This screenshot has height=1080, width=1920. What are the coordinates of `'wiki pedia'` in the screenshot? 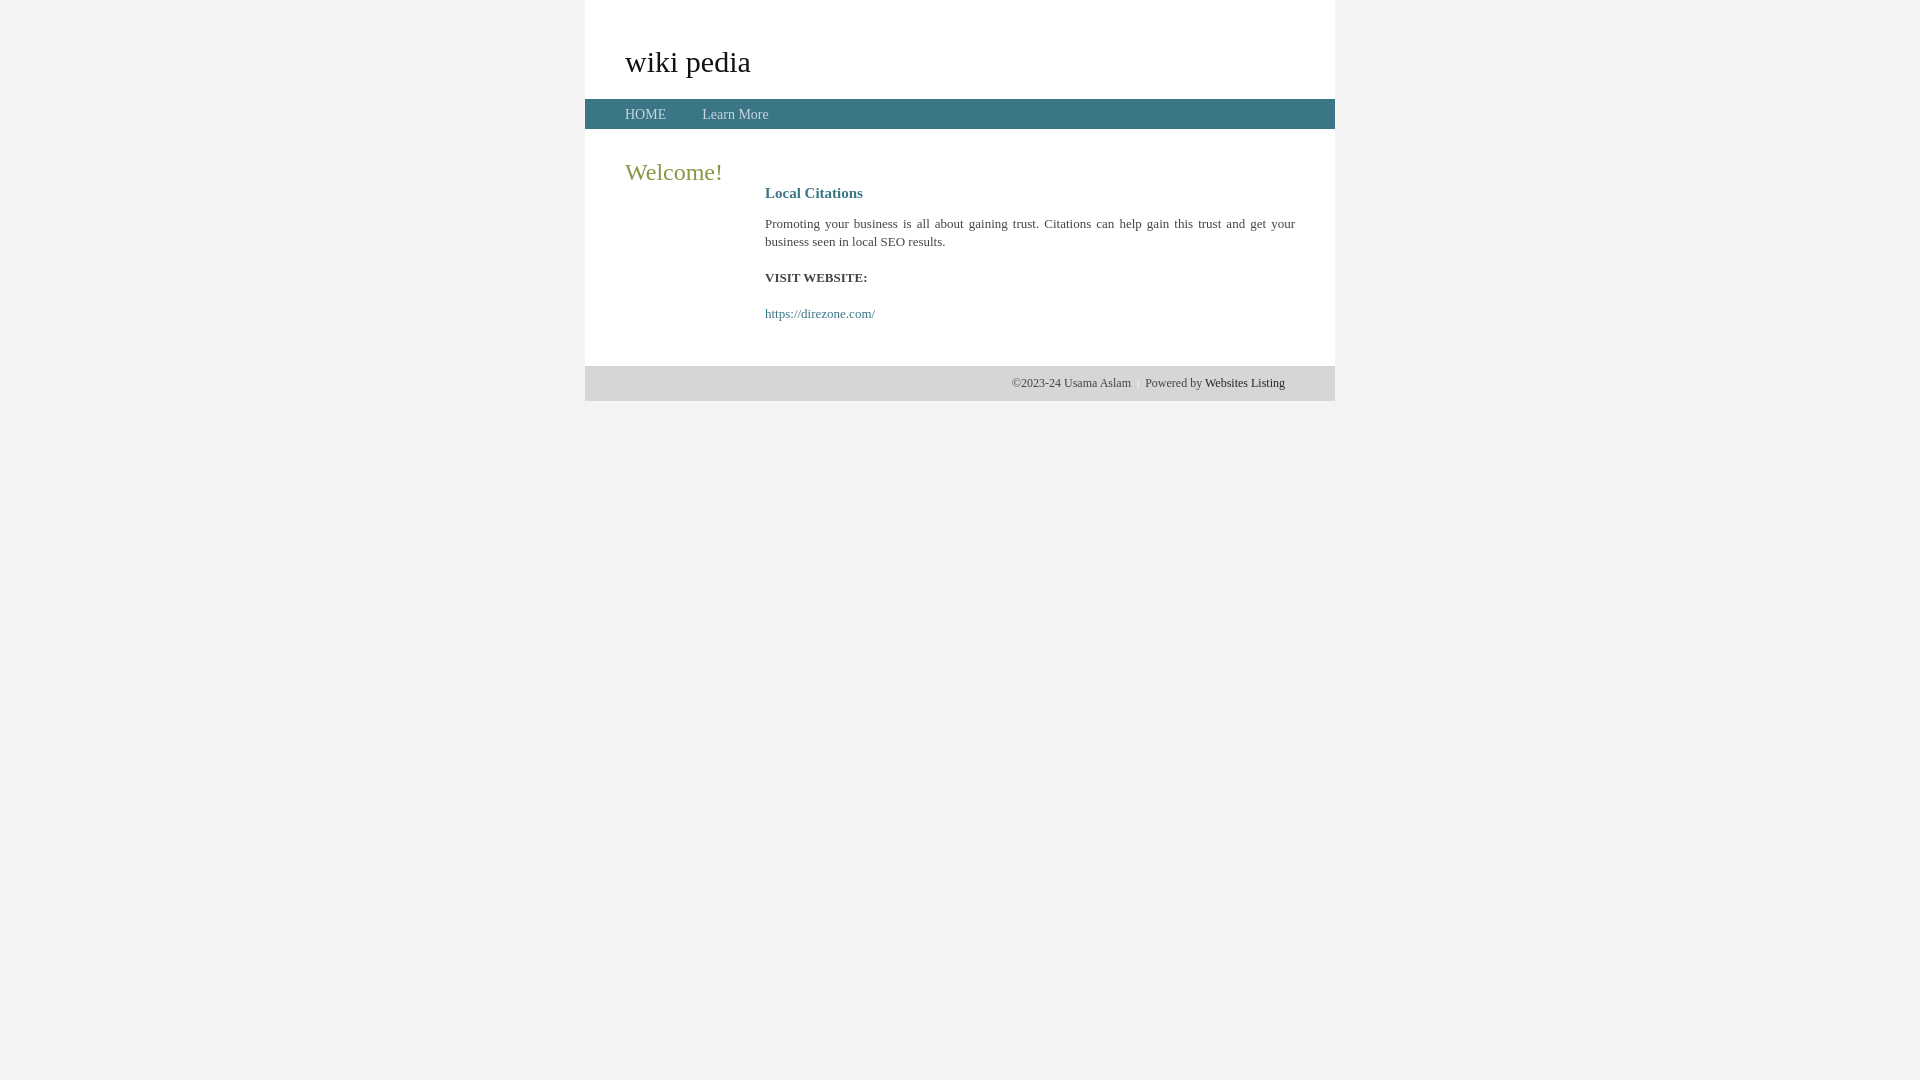 It's located at (687, 60).